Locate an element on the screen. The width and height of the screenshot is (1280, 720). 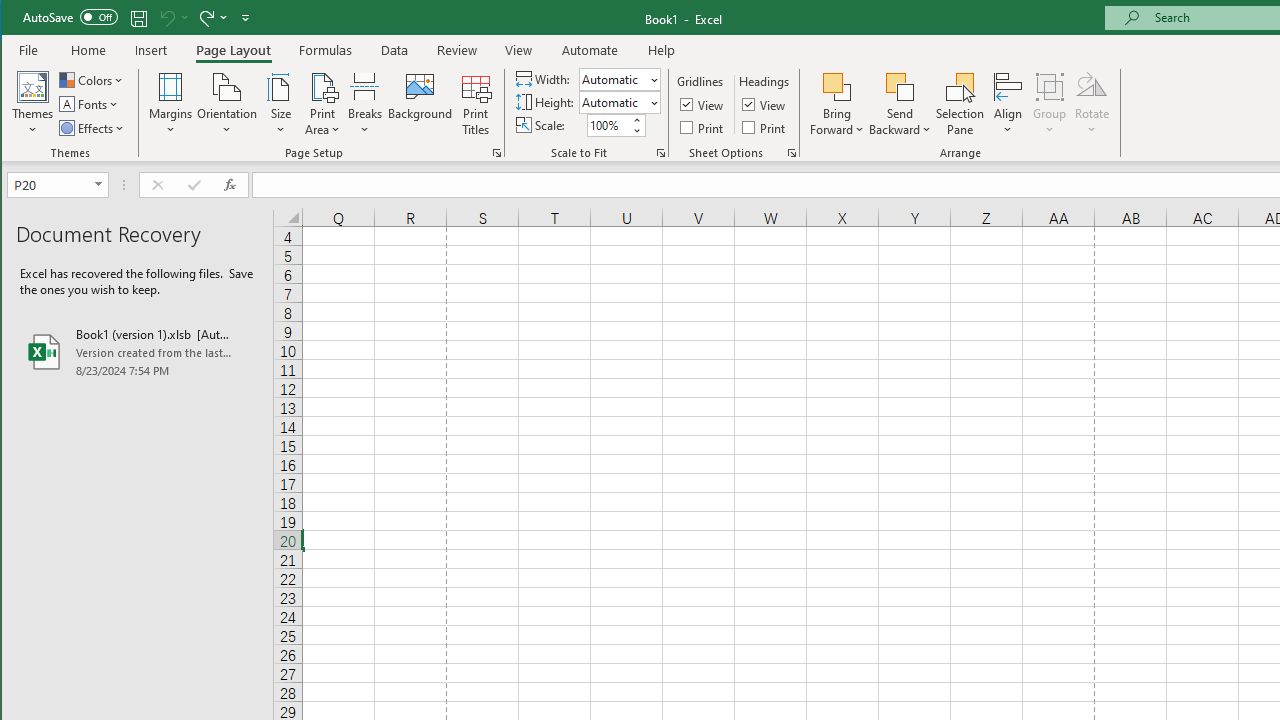
'Colors' is located at coordinates (92, 79).